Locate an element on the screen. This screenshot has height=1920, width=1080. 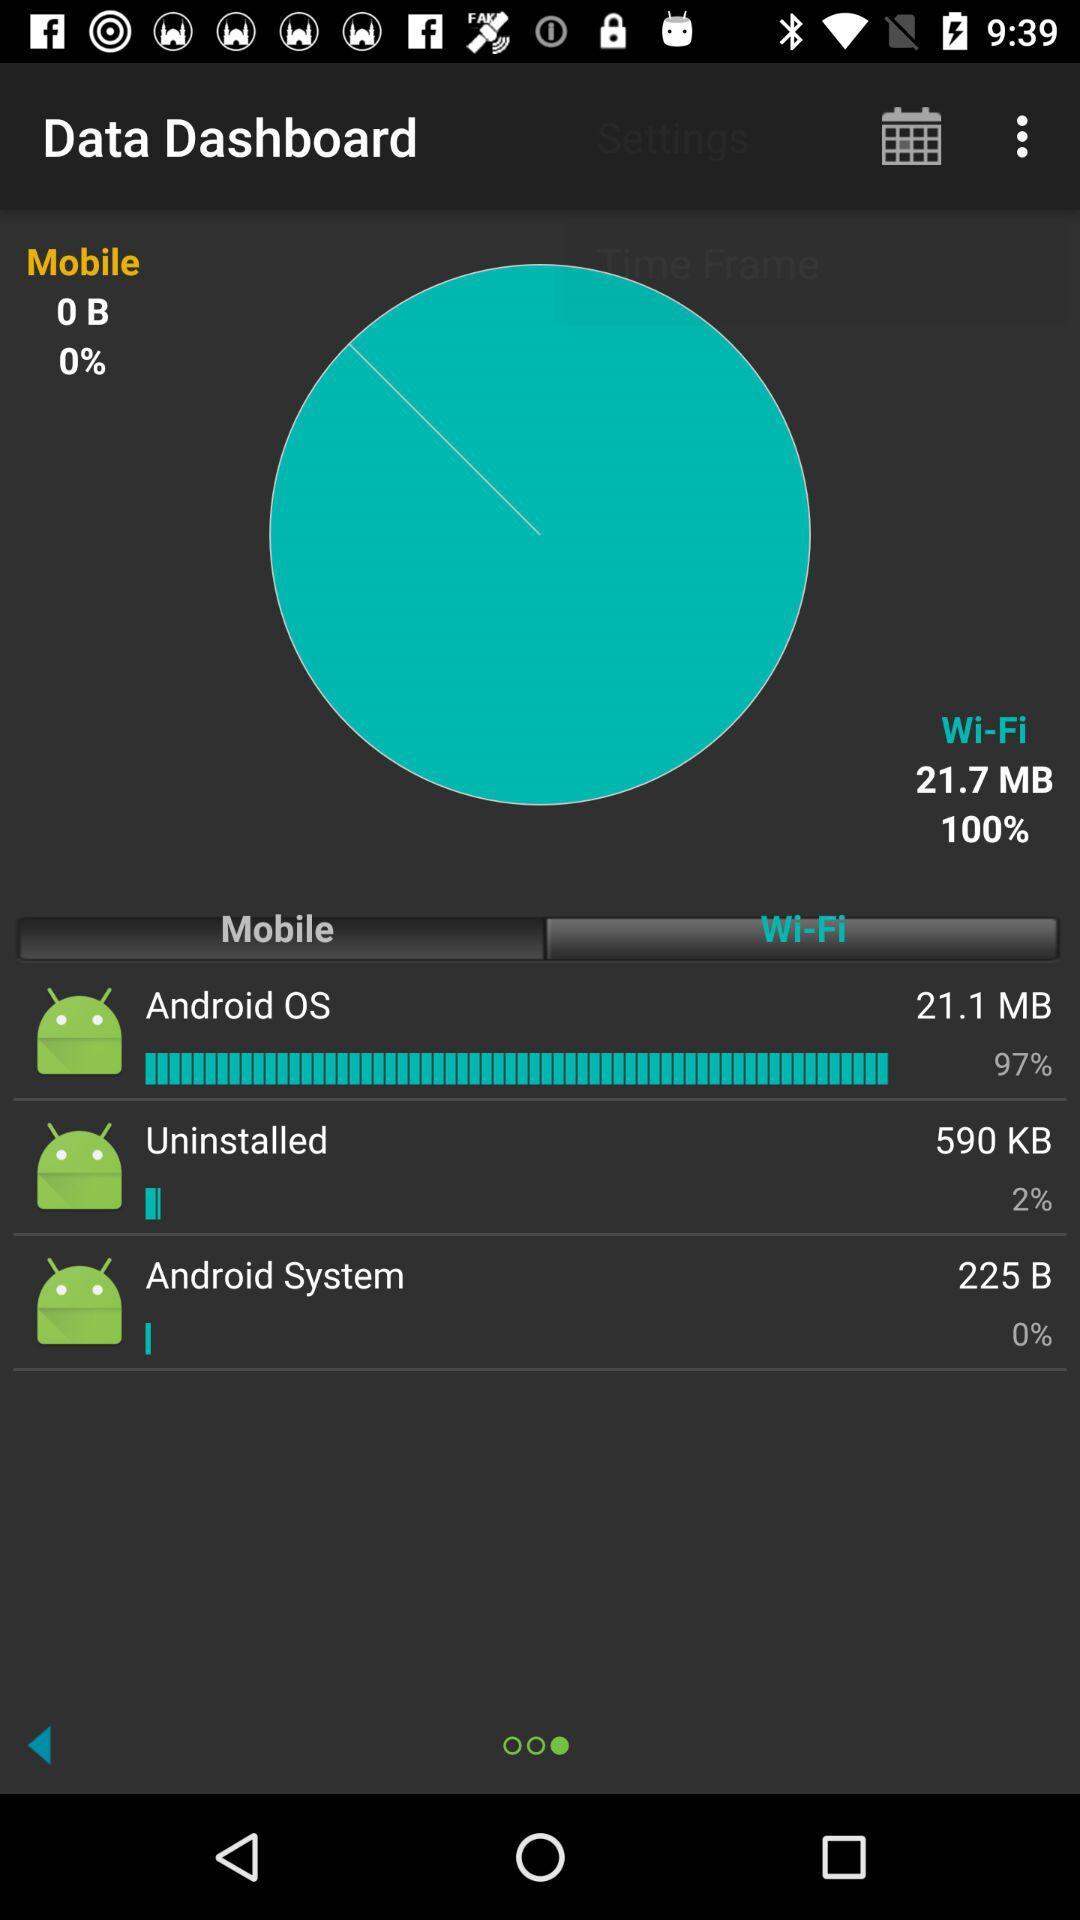
the app to the left of wi-fi app is located at coordinates (237, 1004).